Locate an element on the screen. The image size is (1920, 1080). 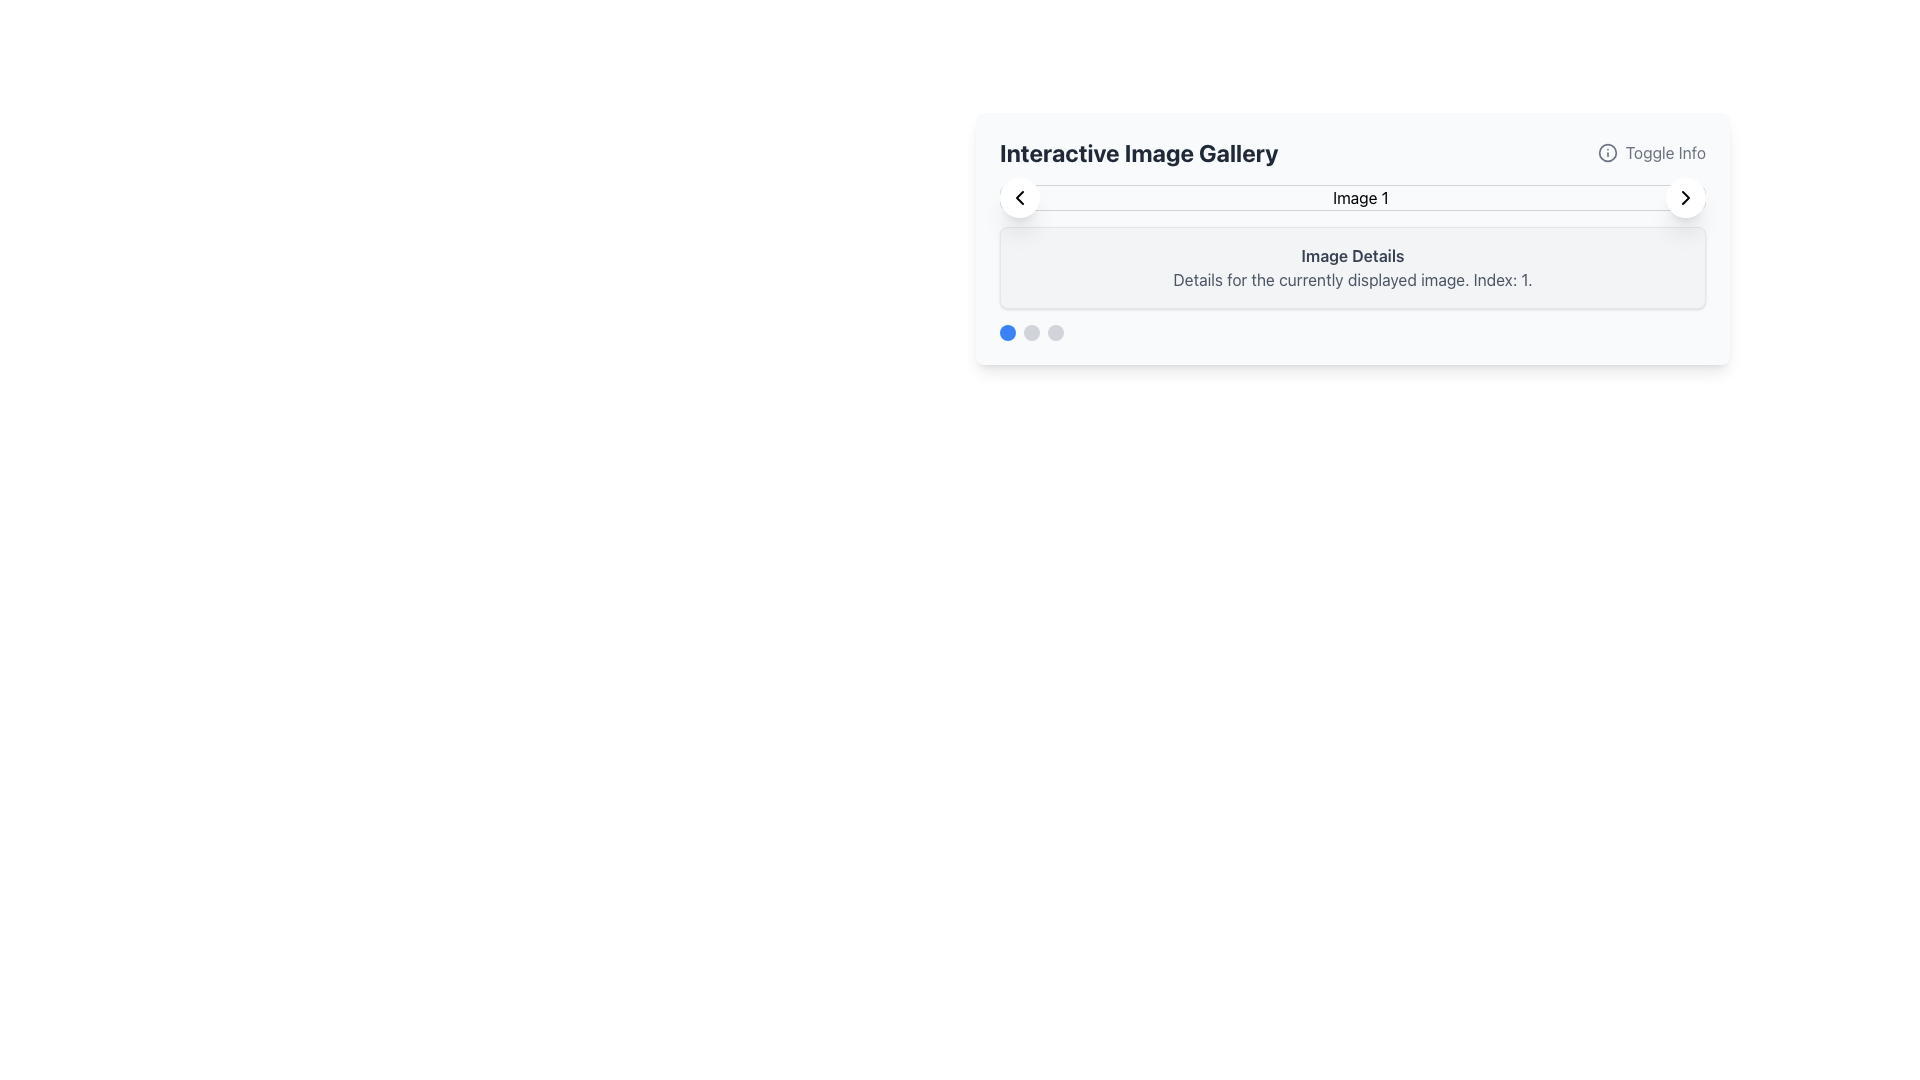
the navigation button with an icon that allows users to go to the previous item in the gallery, located adjacent to the label 'Image 1.' is located at coordinates (1019, 197).